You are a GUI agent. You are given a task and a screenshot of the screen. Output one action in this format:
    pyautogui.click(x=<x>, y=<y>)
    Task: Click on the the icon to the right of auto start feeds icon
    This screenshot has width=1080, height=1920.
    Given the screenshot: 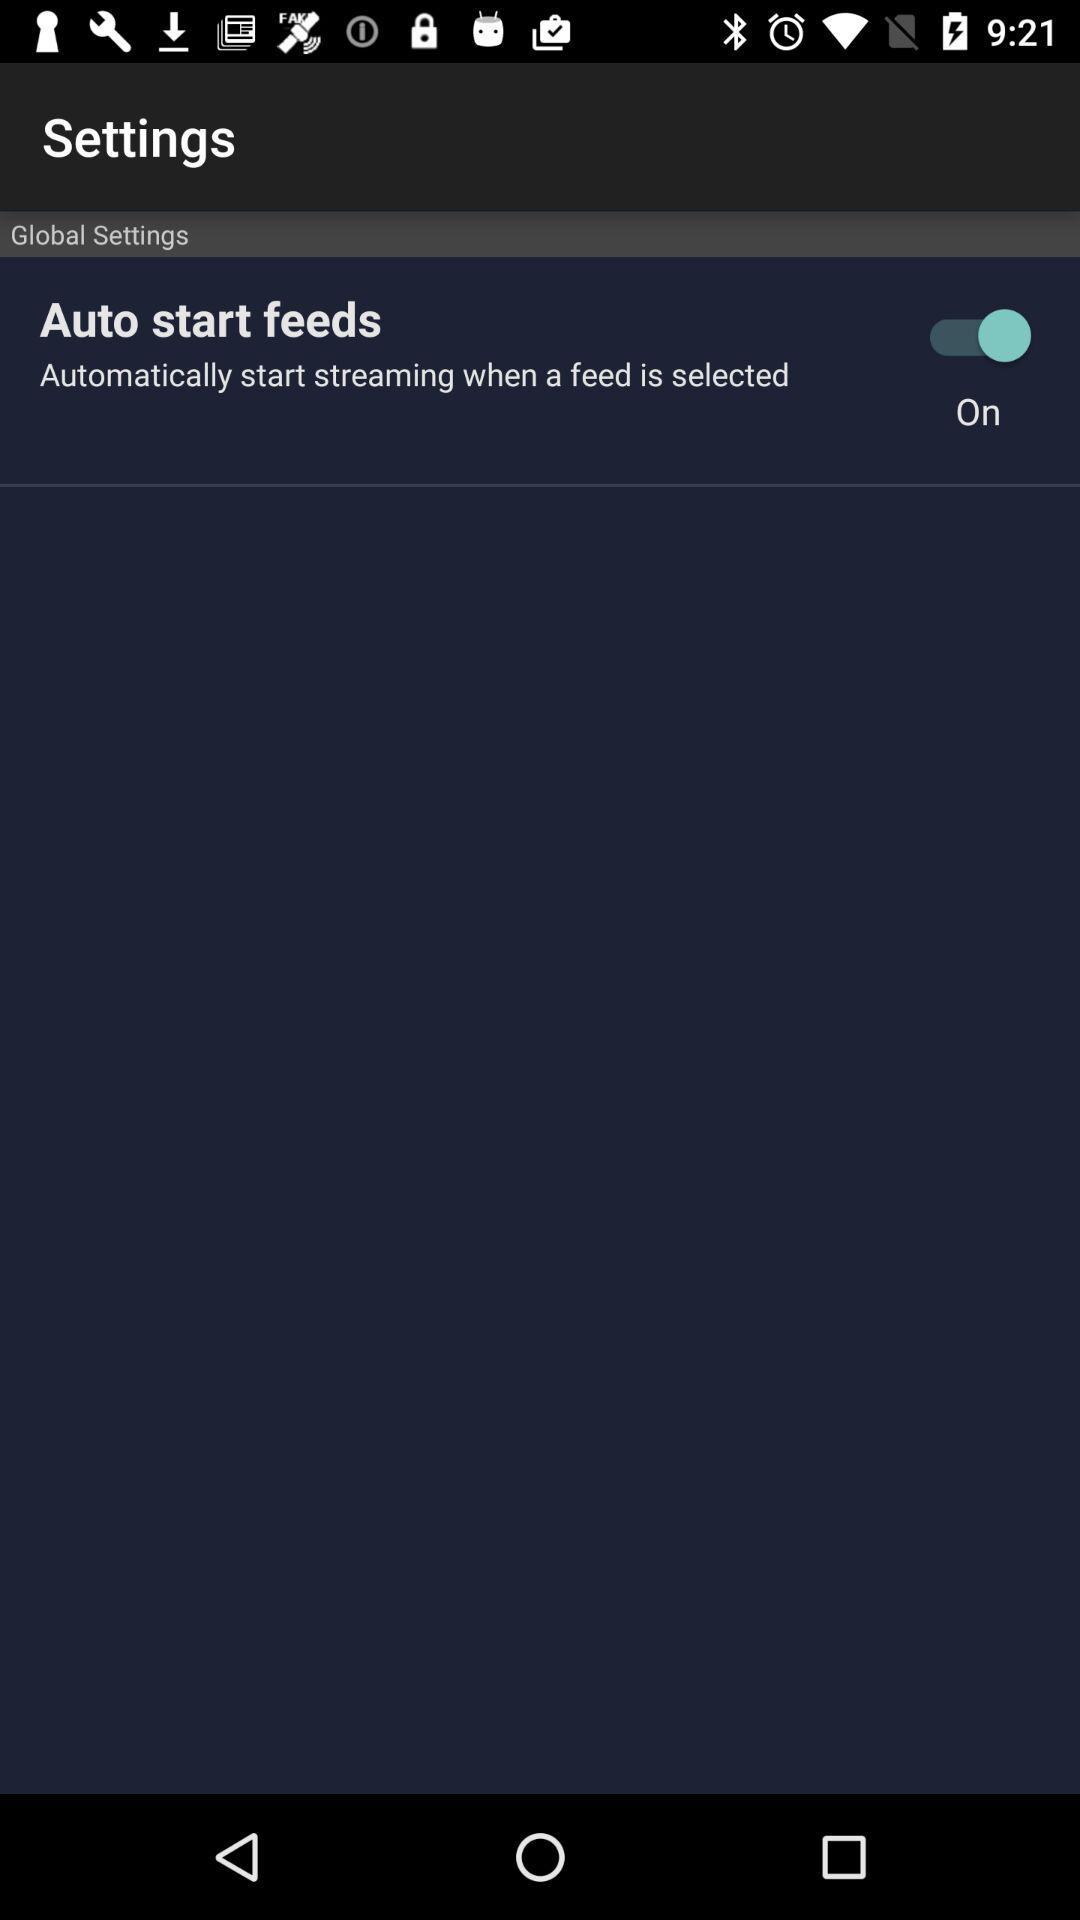 What is the action you would take?
    pyautogui.click(x=977, y=335)
    